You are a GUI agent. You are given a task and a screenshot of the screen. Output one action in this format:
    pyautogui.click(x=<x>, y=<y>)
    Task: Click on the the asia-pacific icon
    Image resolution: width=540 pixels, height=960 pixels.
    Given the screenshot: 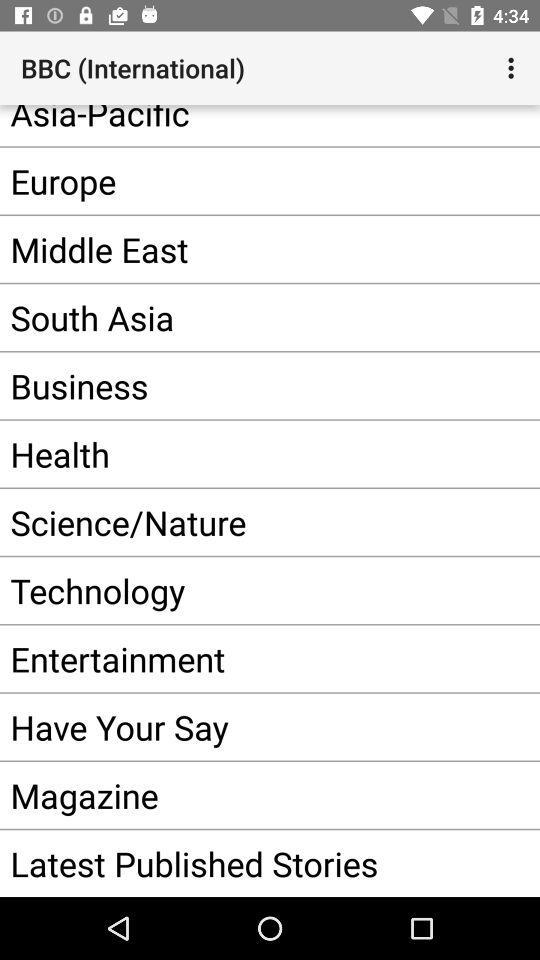 What is the action you would take?
    pyautogui.click(x=239, y=124)
    